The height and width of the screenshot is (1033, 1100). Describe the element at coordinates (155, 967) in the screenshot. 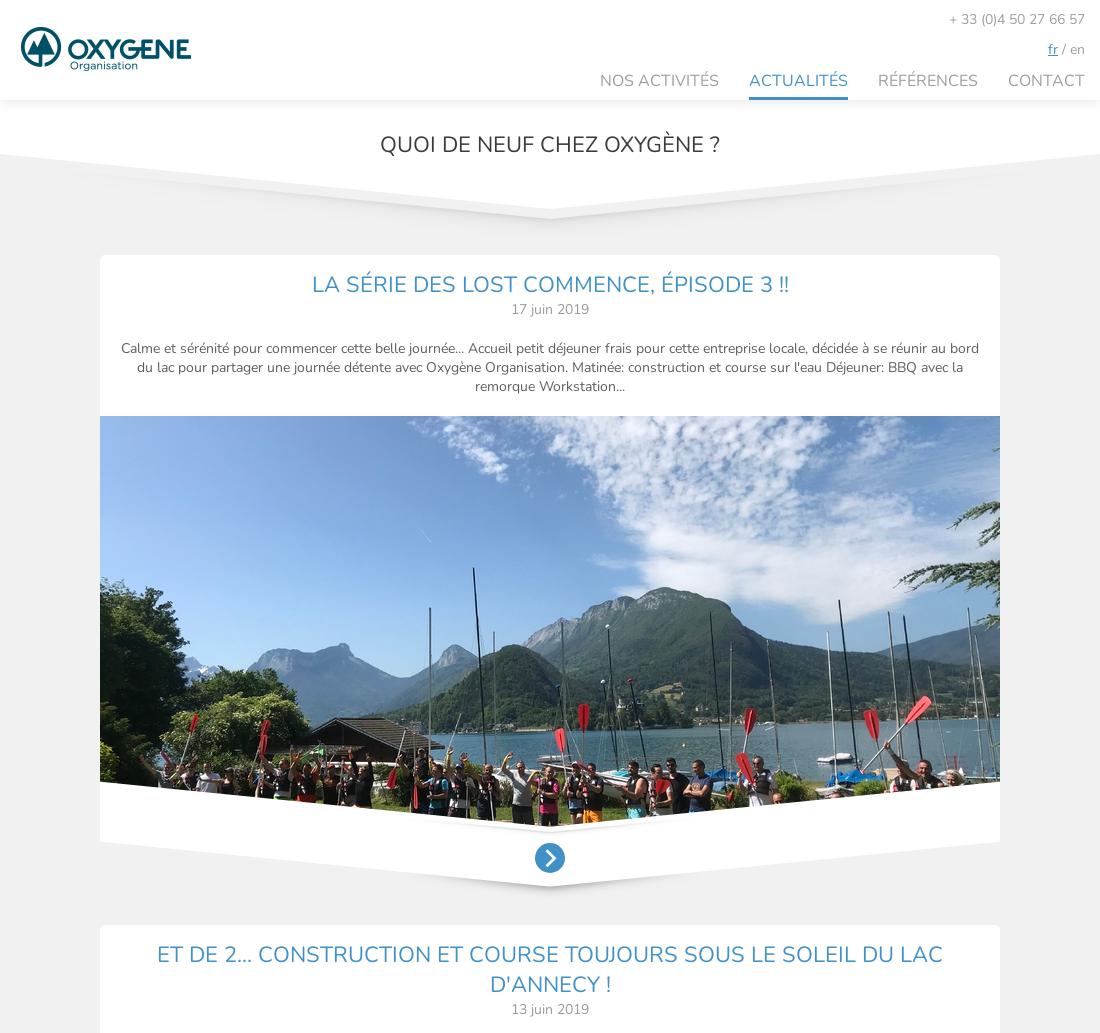

I see `'ET DE 2... CONSTRUCTION ET COURSE TOUJOURS SOUS LE SOLEIL DU LAC D'ANNECY !'` at that location.